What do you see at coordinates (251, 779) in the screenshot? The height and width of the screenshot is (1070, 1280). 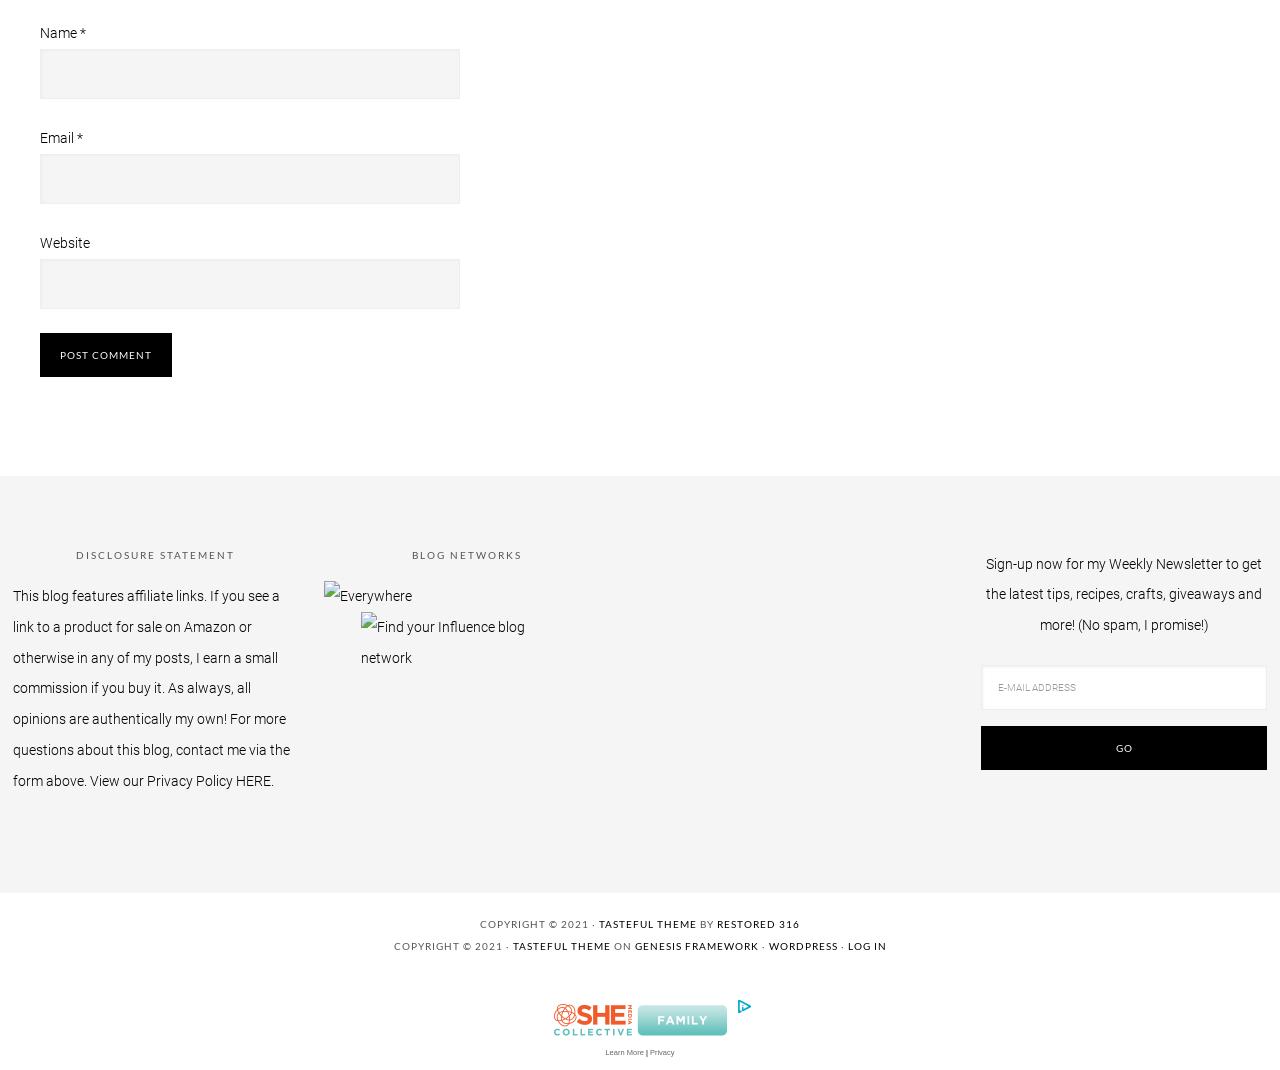 I see `'HERE'` at bounding box center [251, 779].